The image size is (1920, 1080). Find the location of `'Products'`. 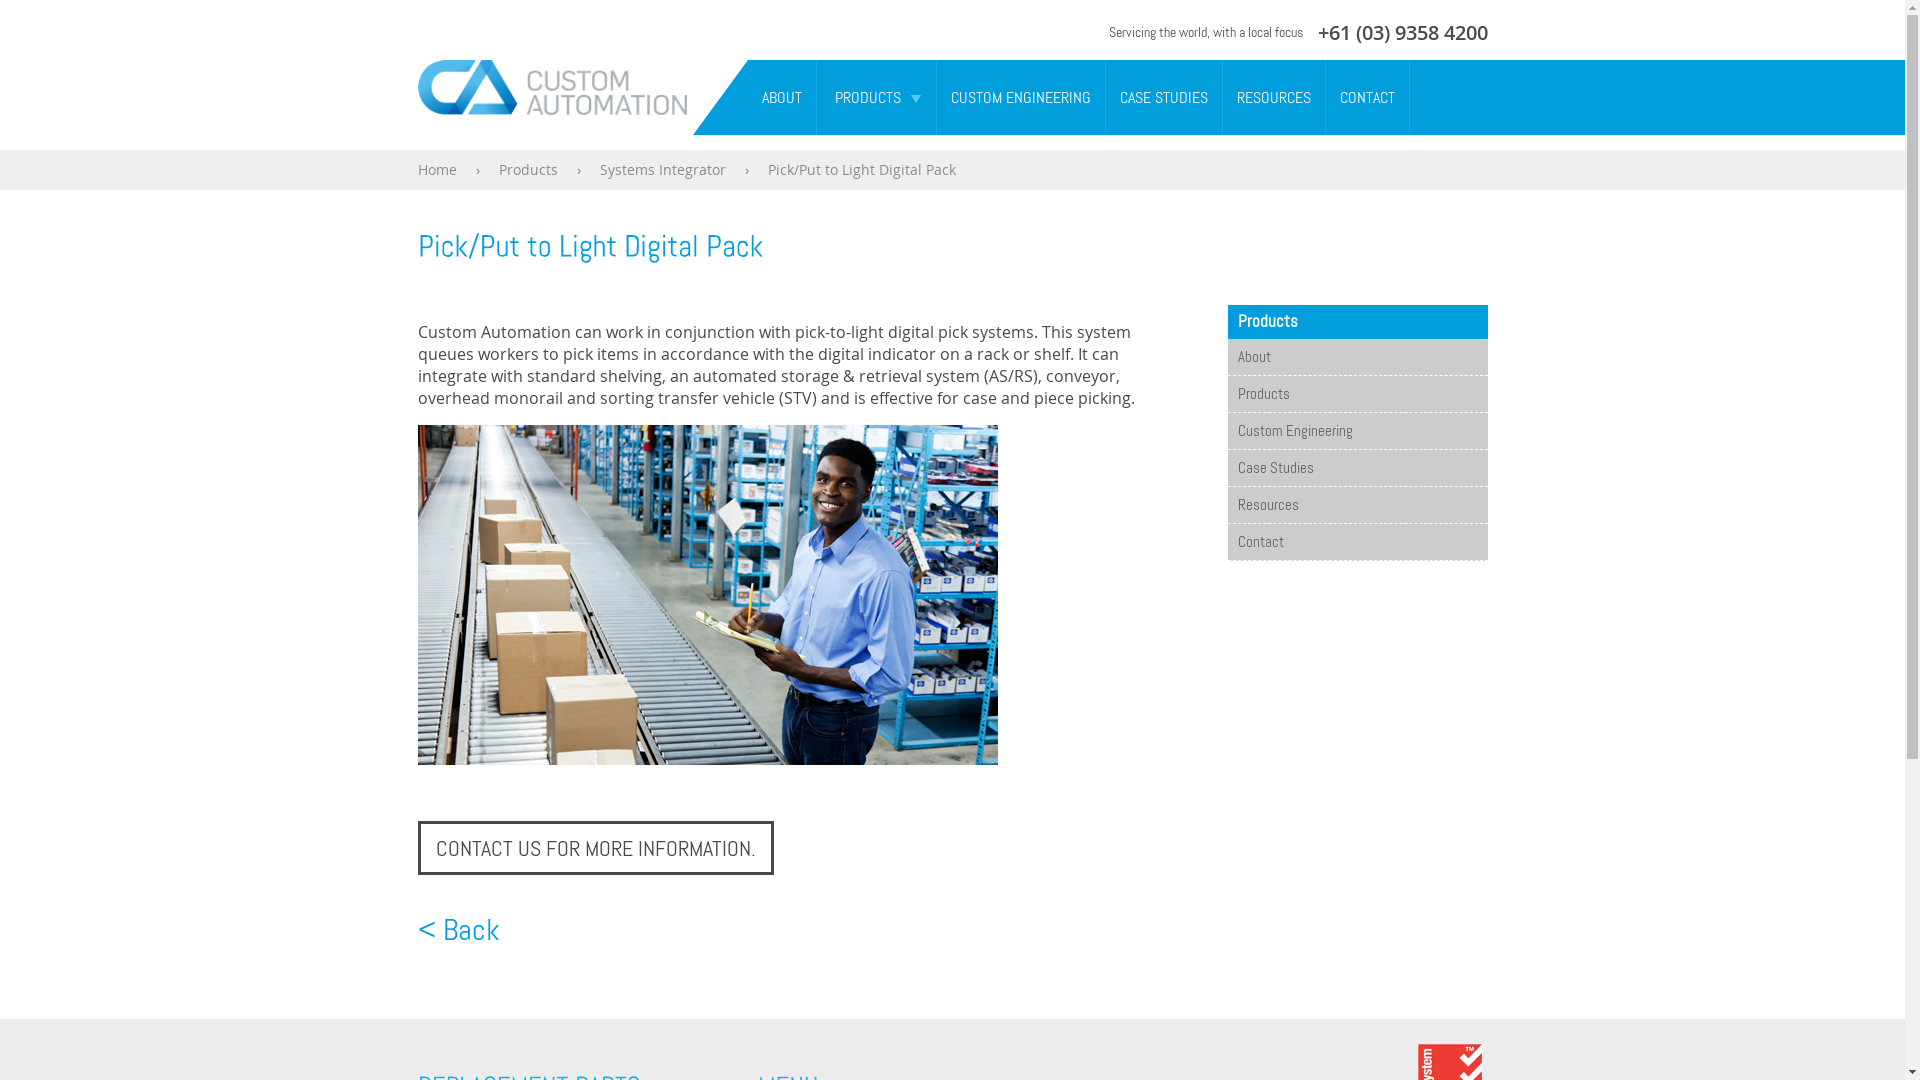

'Products' is located at coordinates (527, 168).